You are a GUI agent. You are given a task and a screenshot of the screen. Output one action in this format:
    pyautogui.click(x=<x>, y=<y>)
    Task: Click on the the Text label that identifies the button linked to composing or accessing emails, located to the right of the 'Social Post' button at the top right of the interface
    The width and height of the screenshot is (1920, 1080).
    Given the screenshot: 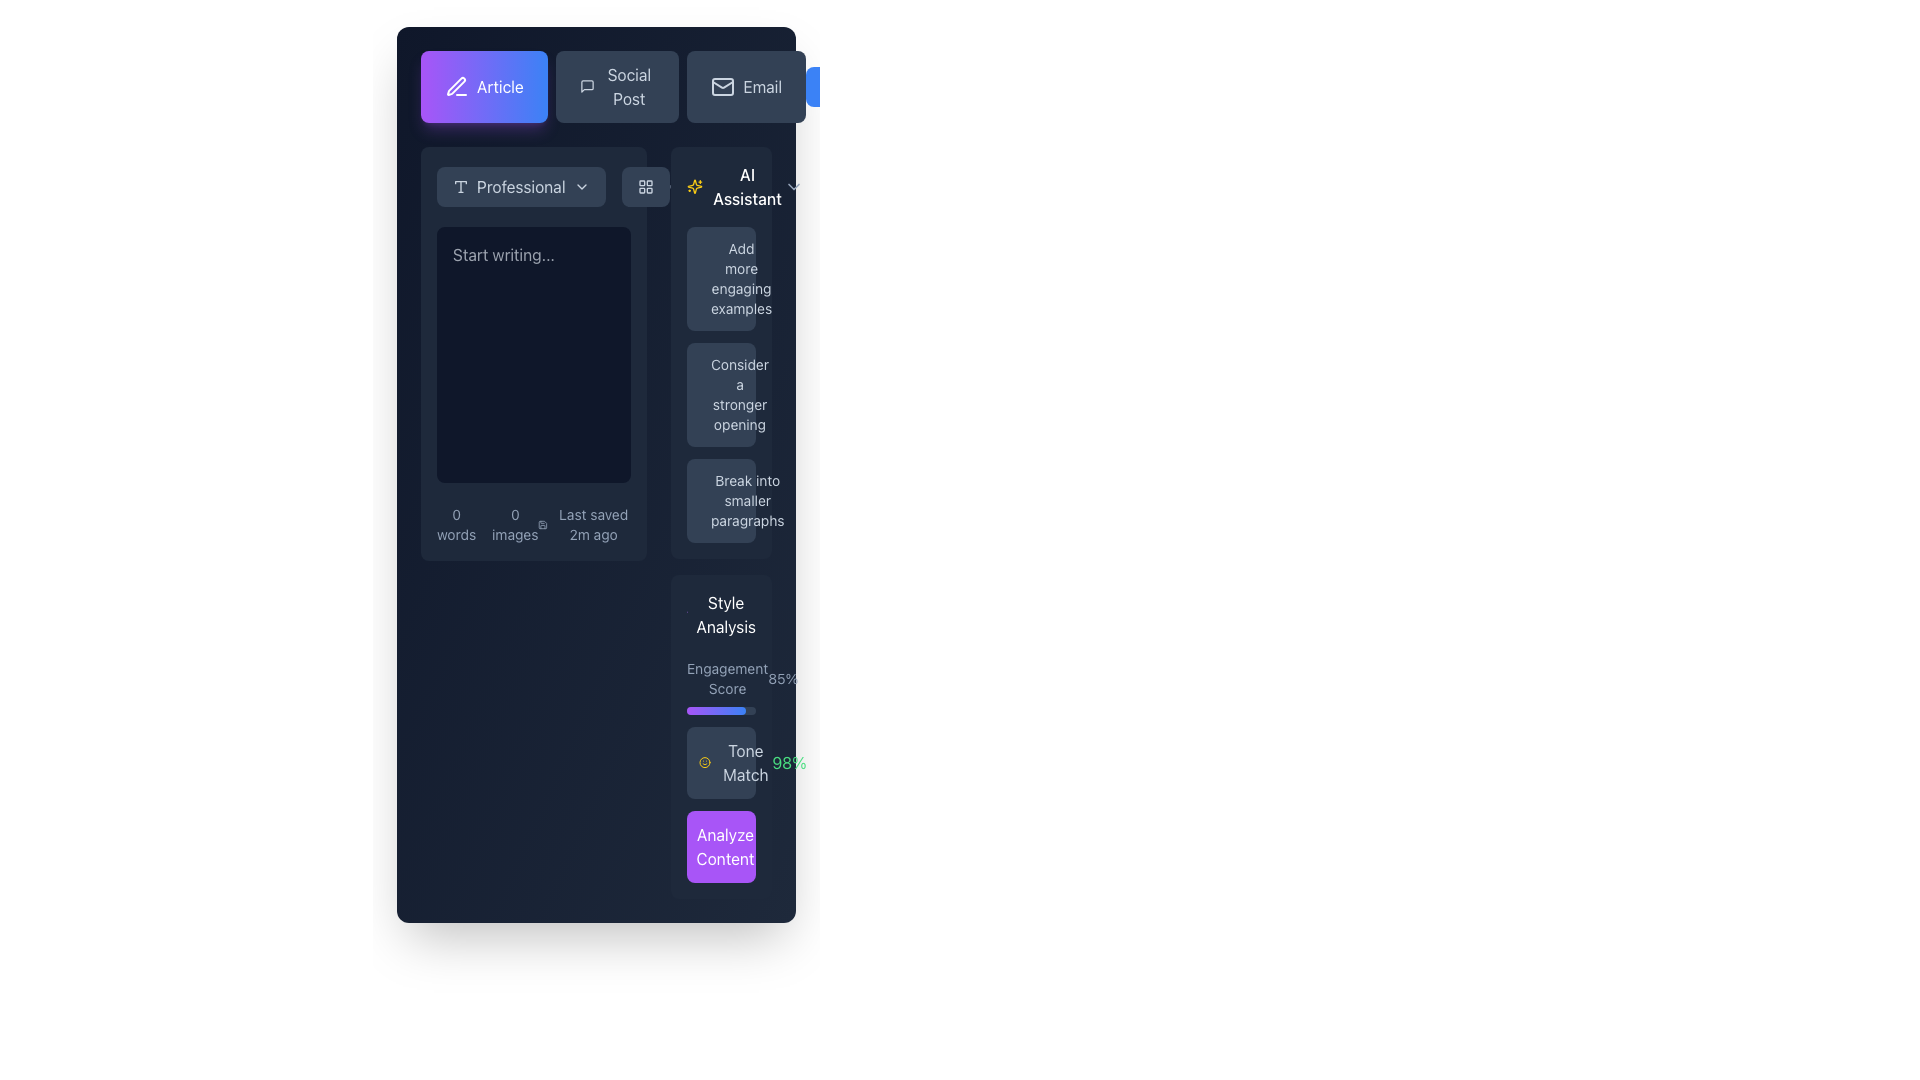 What is the action you would take?
    pyautogui.click(x=761, y=86)
    